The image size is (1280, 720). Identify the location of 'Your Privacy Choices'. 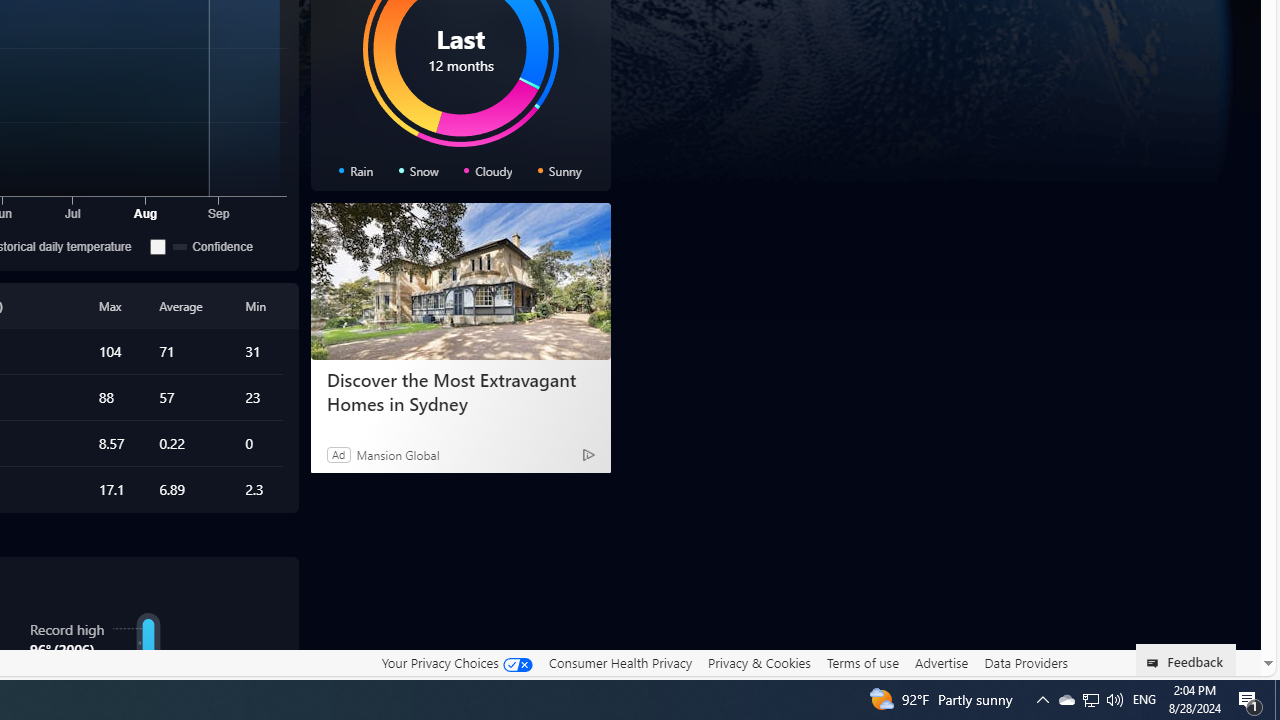
(455, 663).